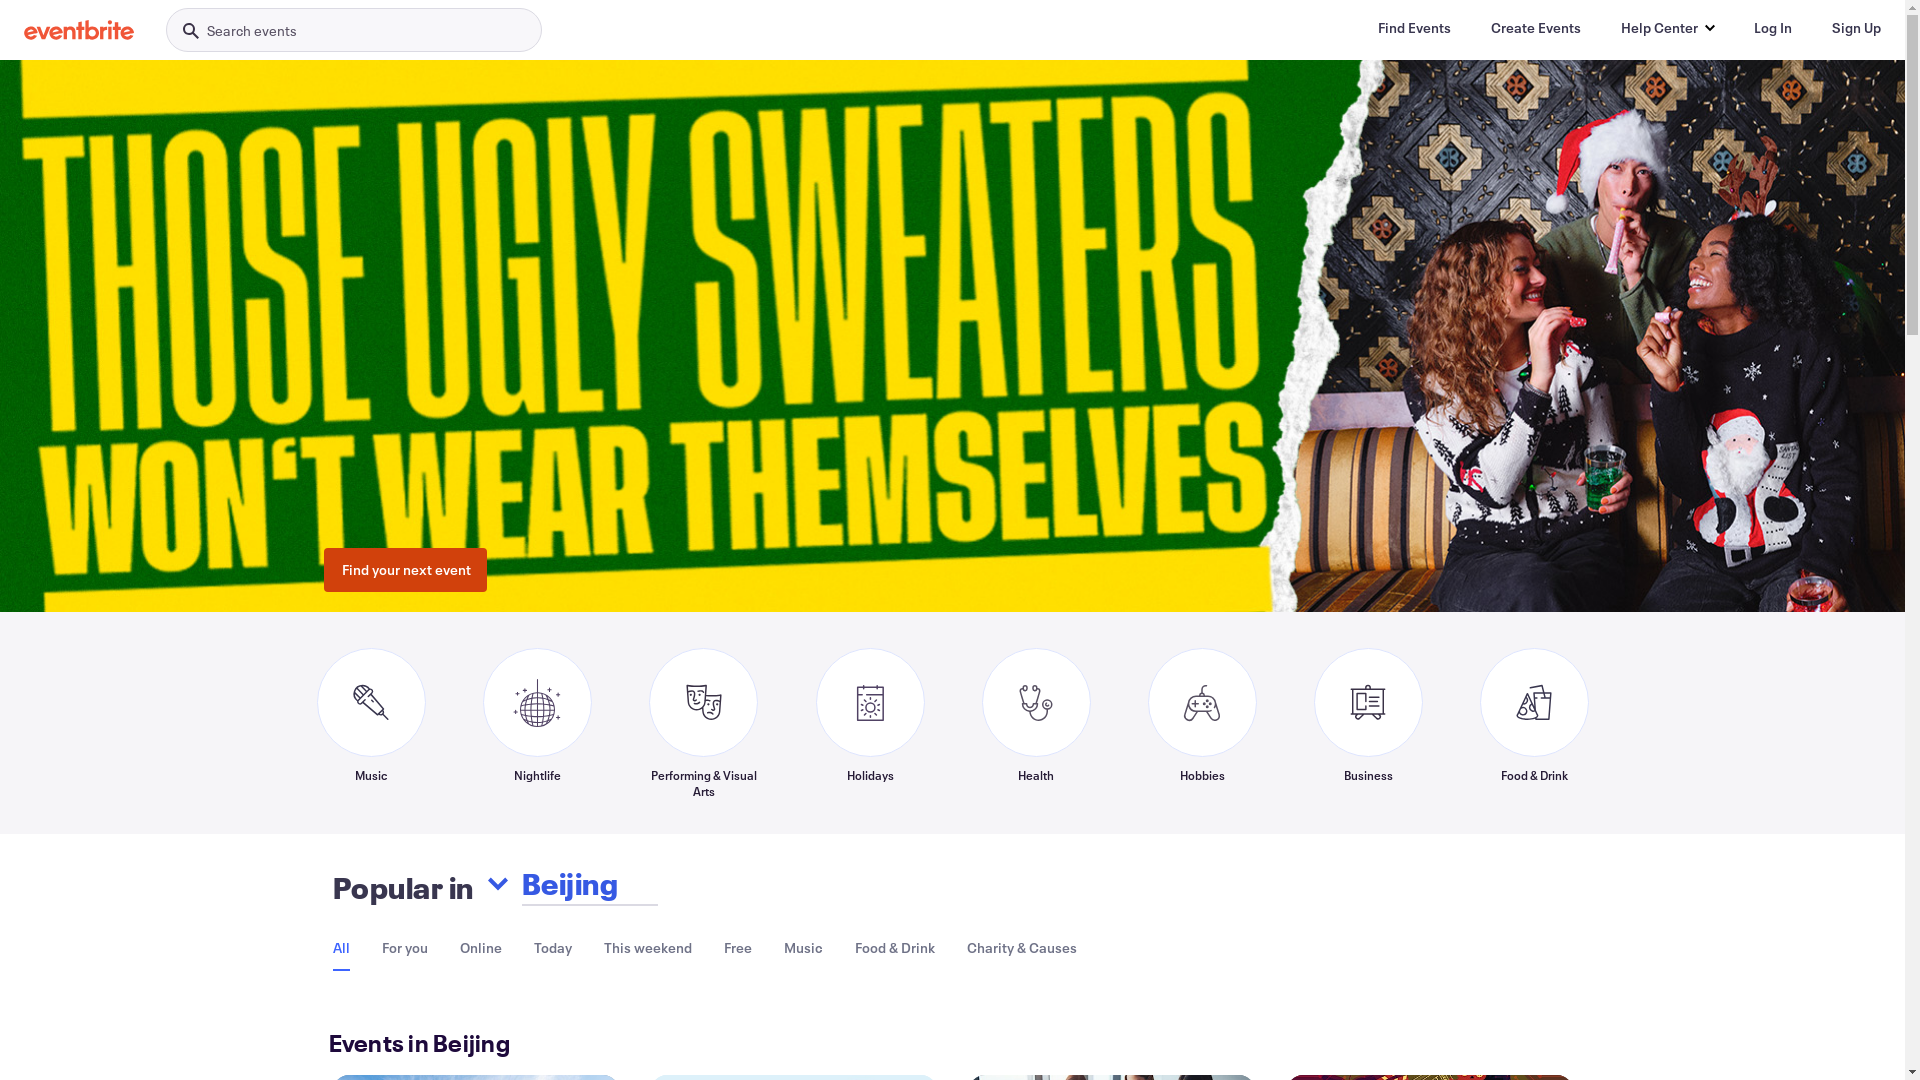  What do you see at coordinates (1535, 27) in the screenshot?
I see `'Create Events'` at bounding box center [1535, 27].